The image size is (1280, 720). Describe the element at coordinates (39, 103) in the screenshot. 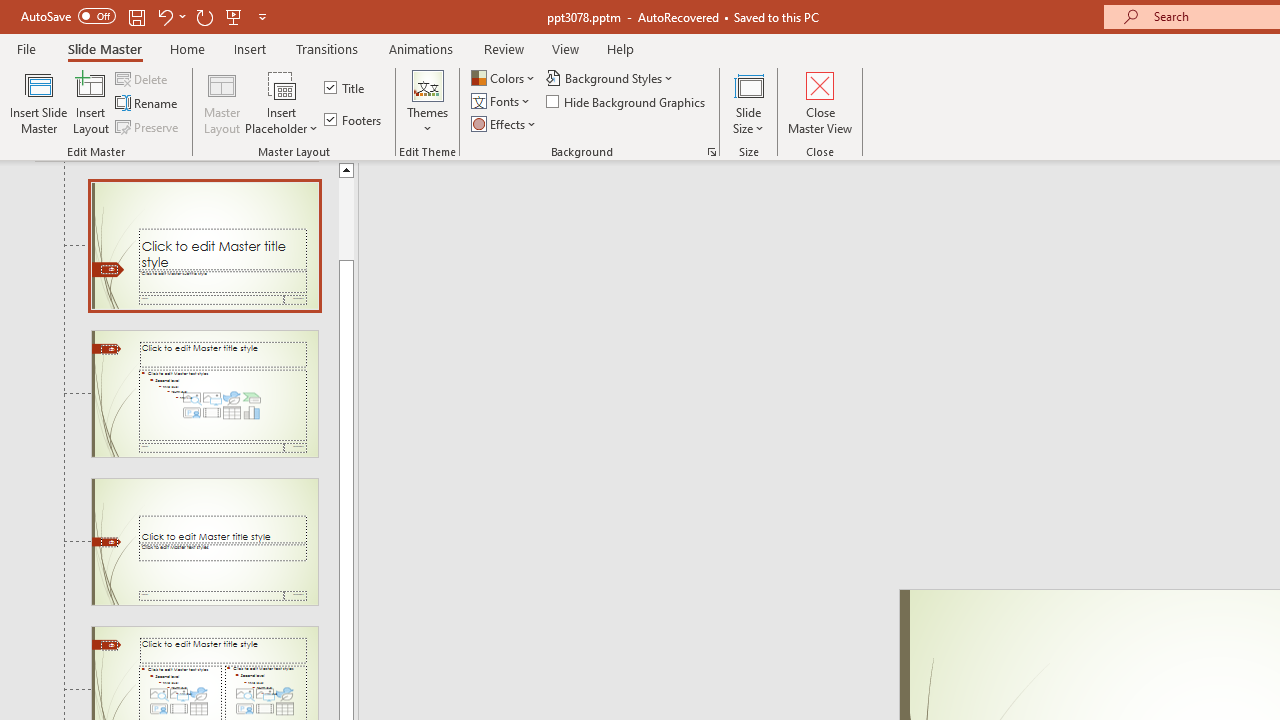

I see `'Insert Slide Master'` at that location.